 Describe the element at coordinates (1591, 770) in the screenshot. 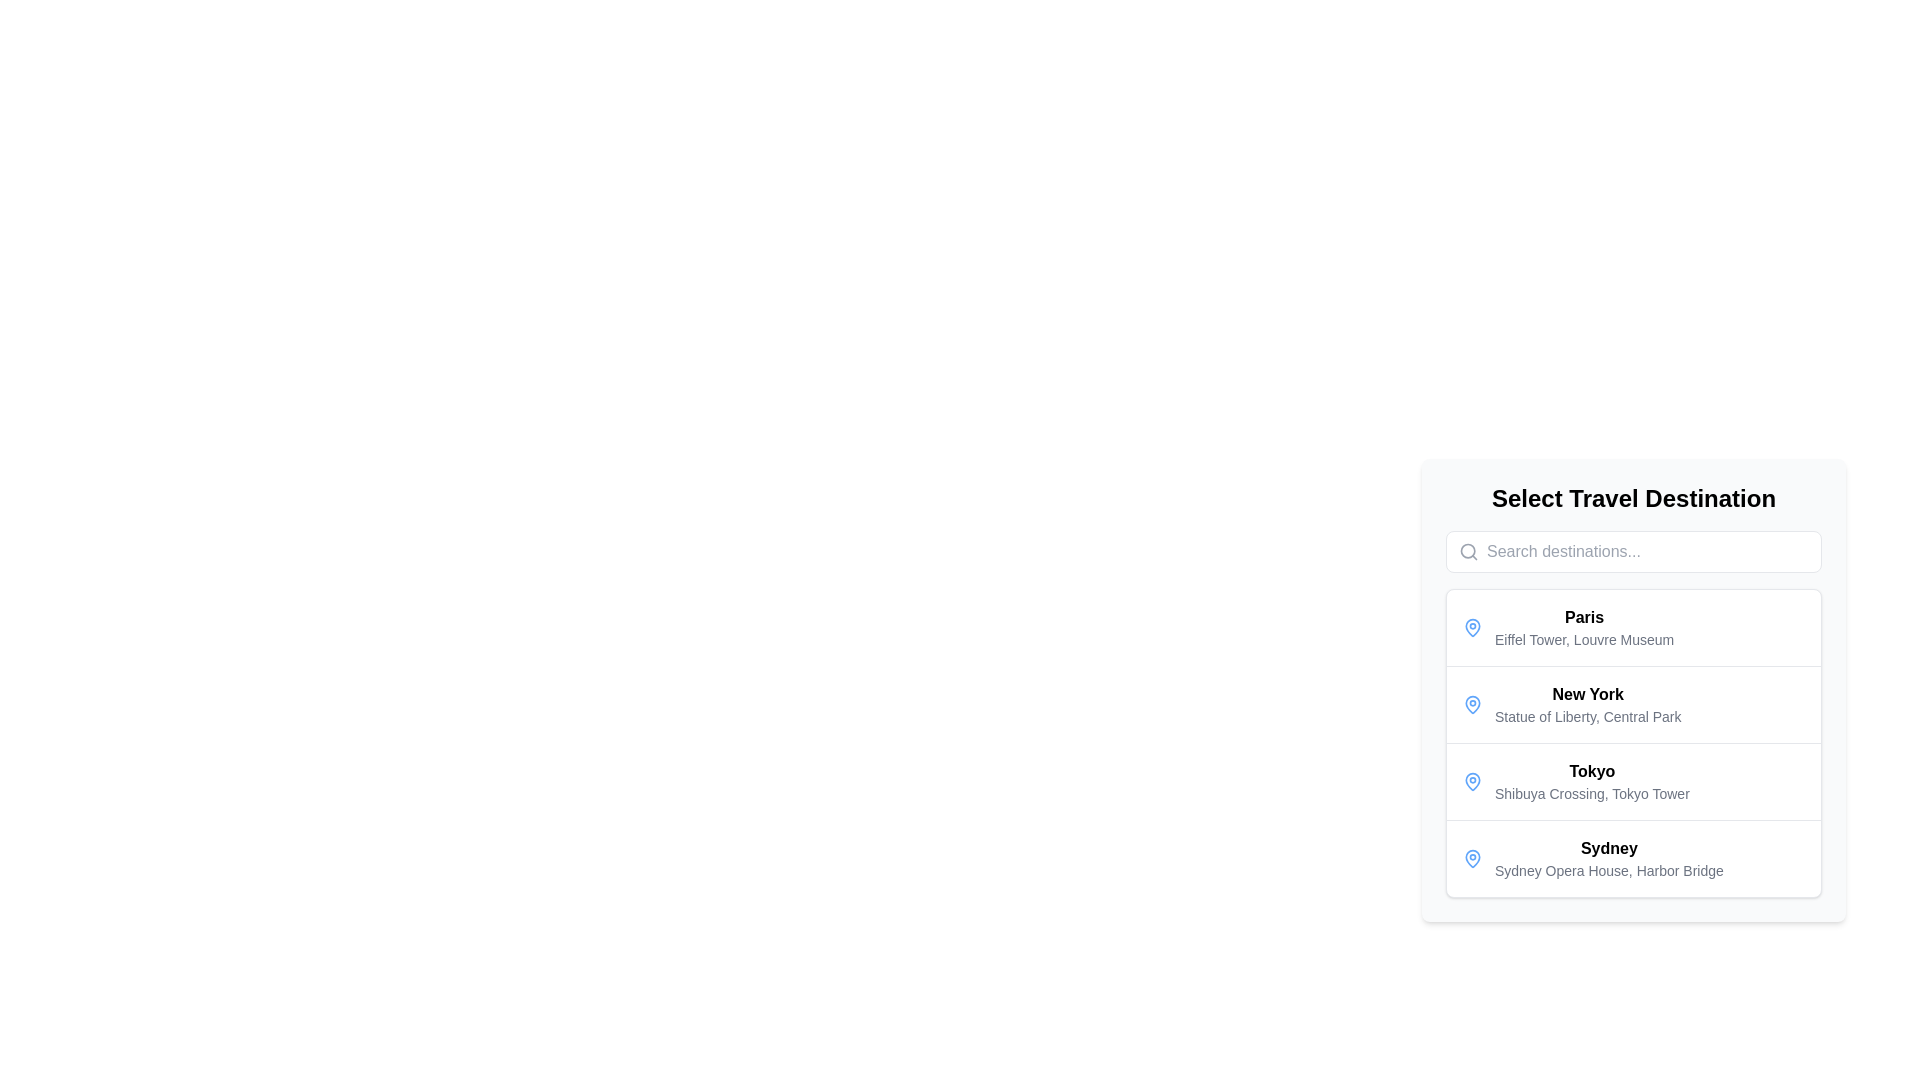

I see `text label for the travel destination entry titled 'Shibuya Crossing, Tokyo Tower', which is the third item in the card-style list under 'Select Travel Destination'` at that location.